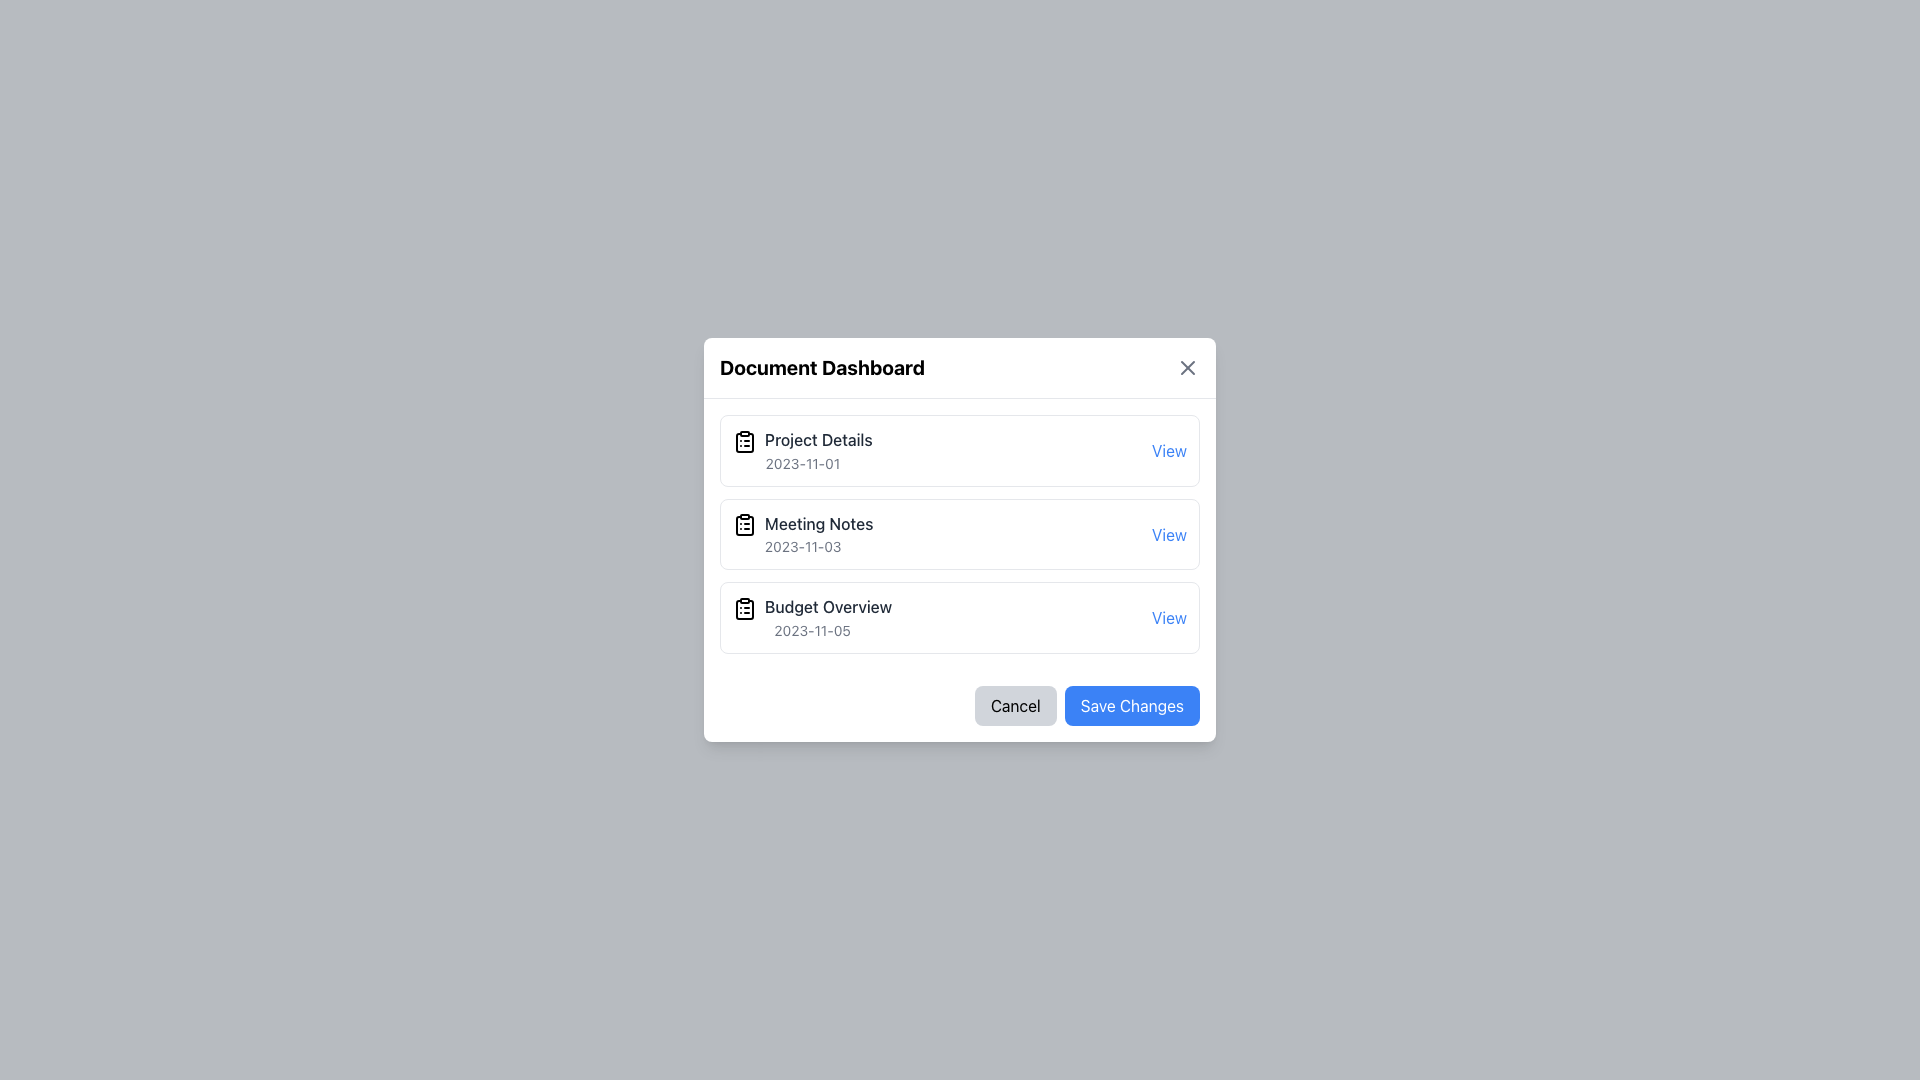 This screenshot has width=1920, height=1080. I want to click on the first list item in the 'Document Dashboard' modal, which displays its title, associated date, and link for further actions, so click(960, 450).